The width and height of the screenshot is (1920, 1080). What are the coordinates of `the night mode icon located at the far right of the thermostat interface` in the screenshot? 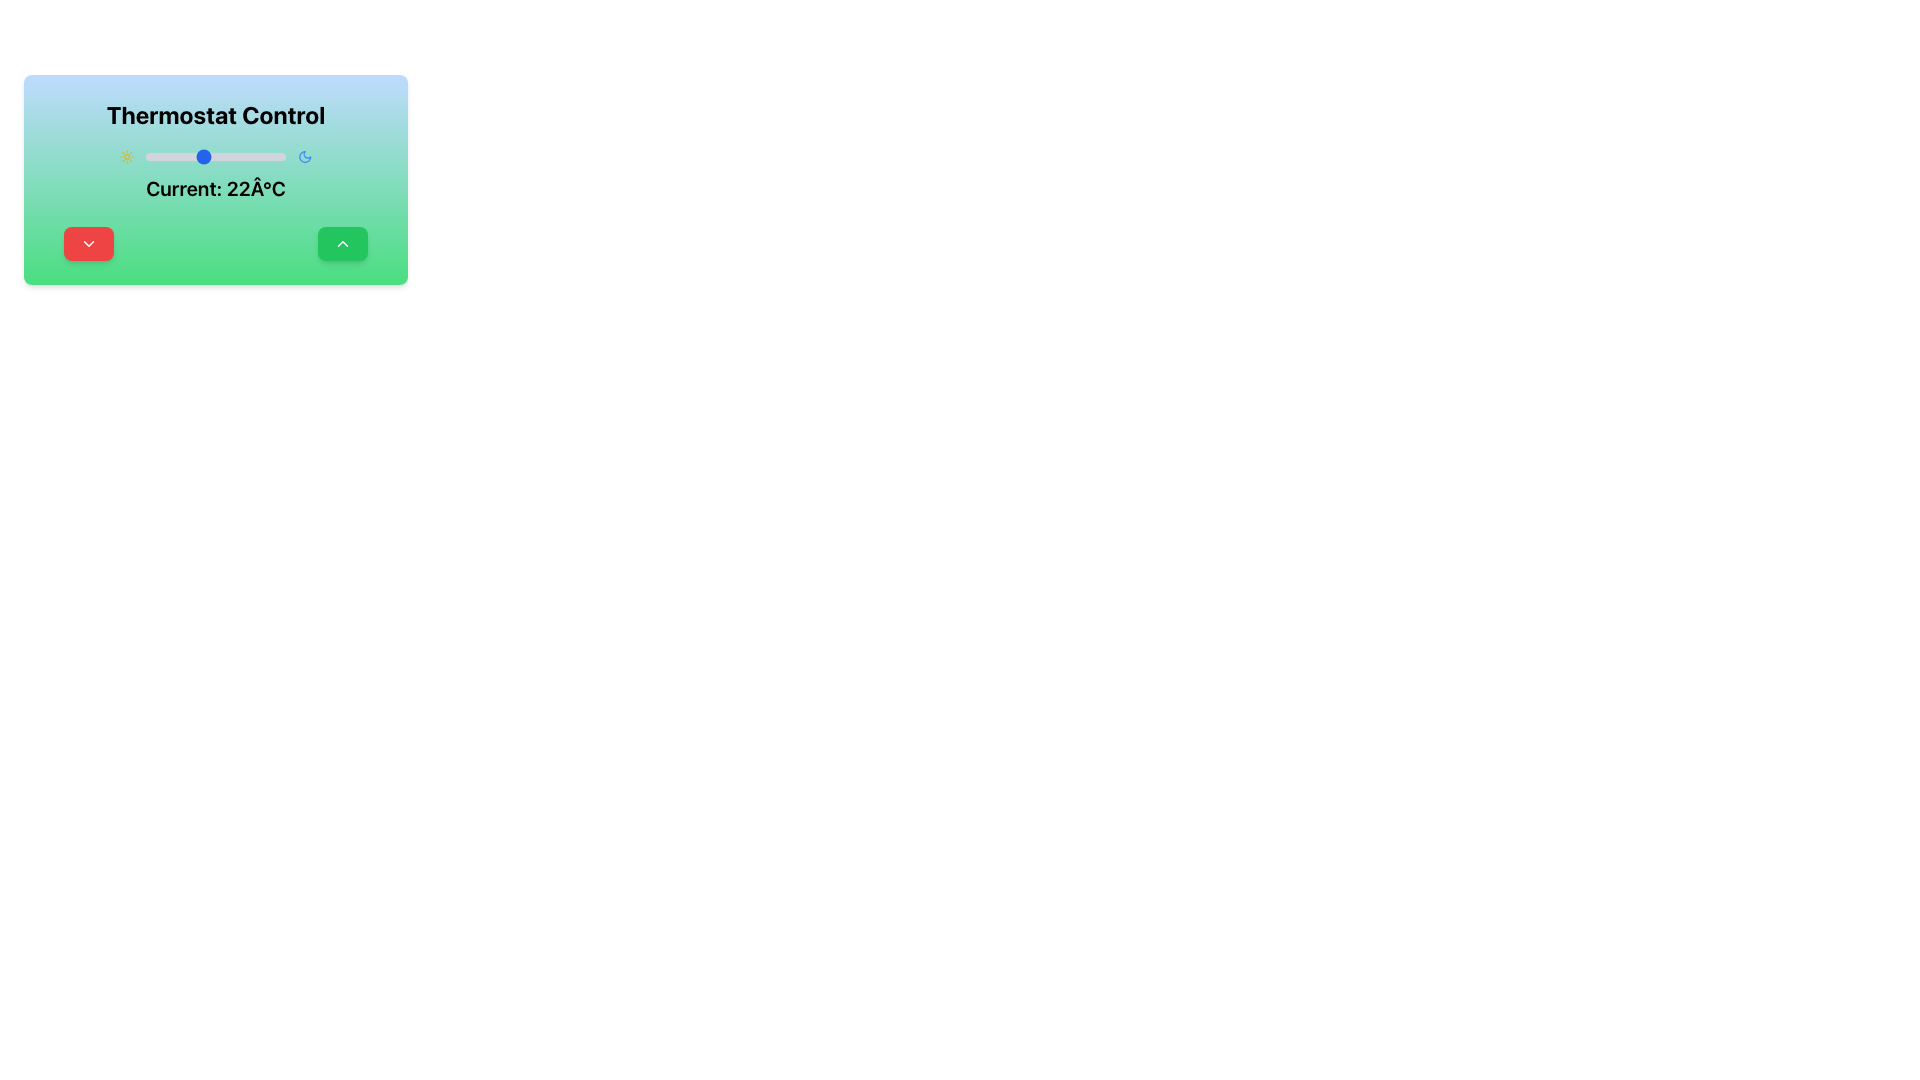 It's located at (304, 156).